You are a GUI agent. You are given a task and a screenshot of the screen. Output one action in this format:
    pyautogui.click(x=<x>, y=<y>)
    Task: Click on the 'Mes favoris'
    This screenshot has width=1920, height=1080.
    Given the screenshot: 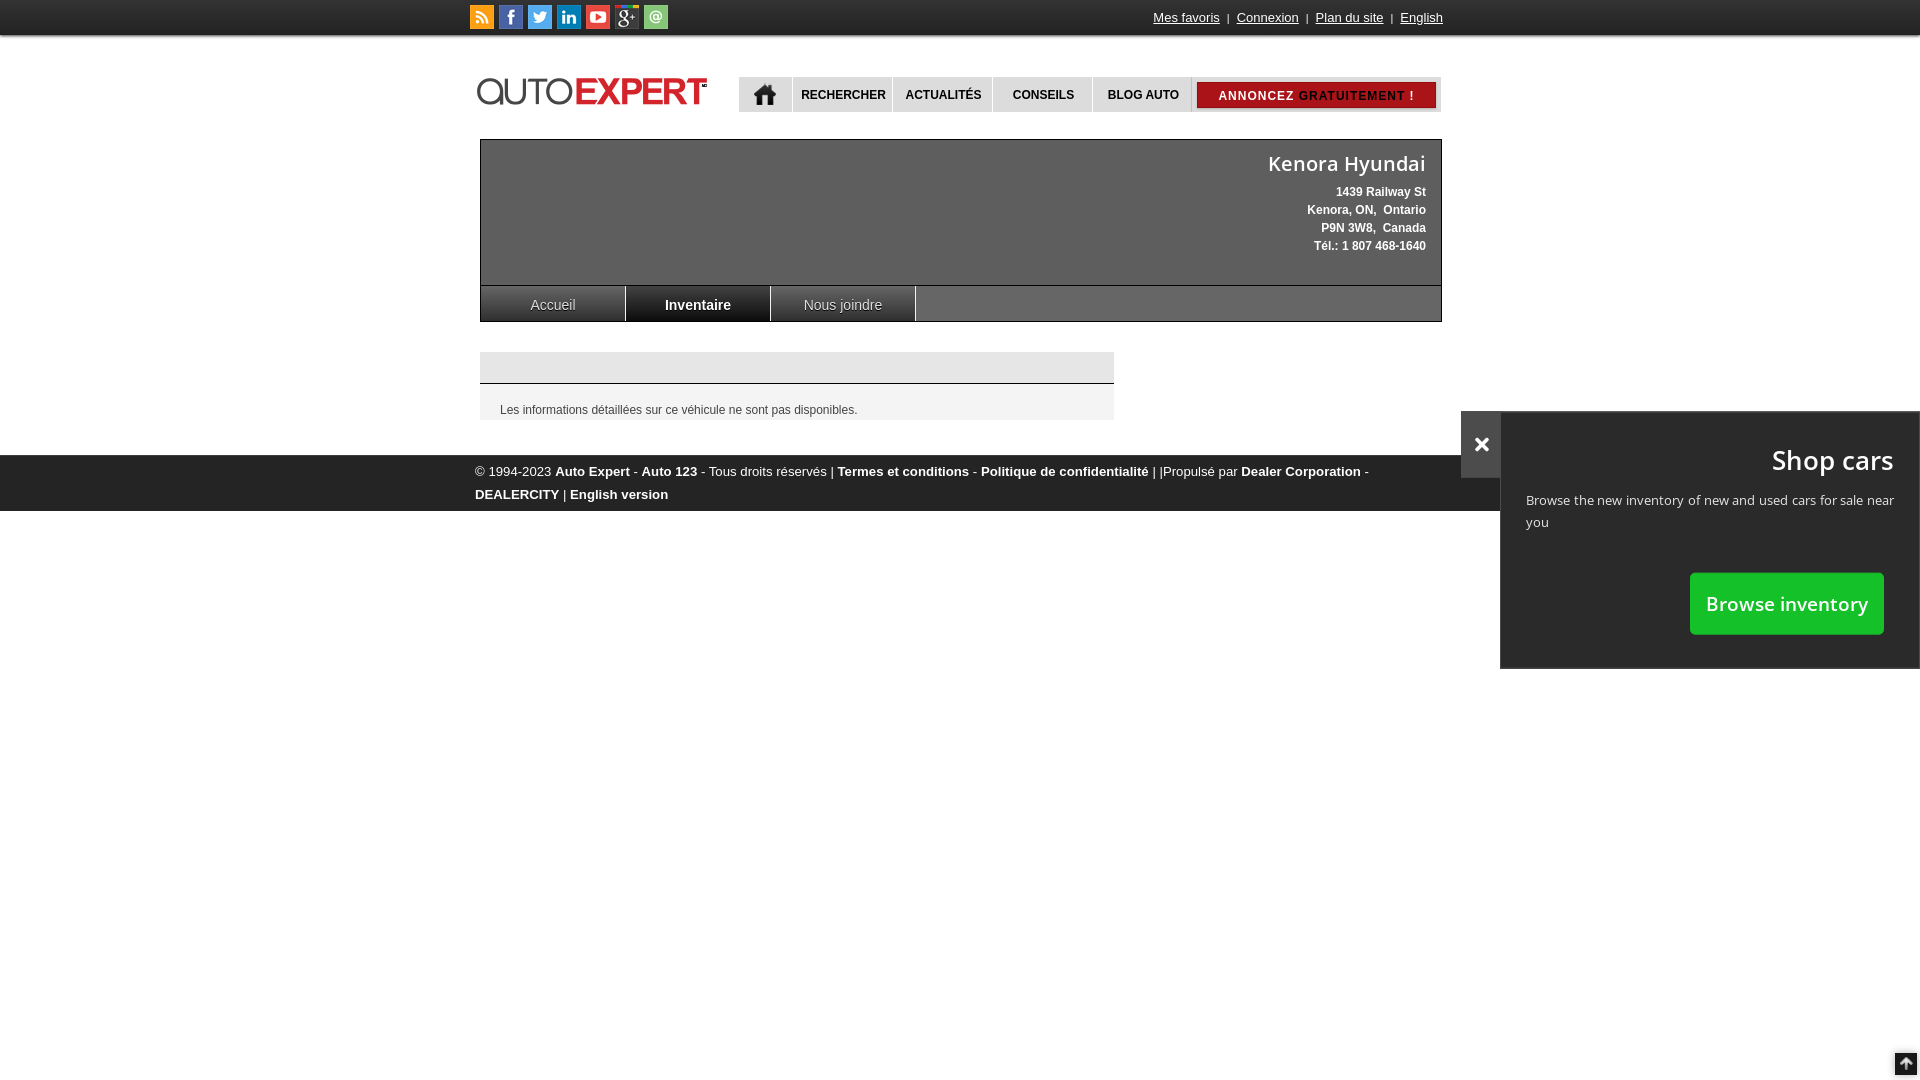 What is the action you would take?
    pyautogui.click(x=1151, y=17)
    